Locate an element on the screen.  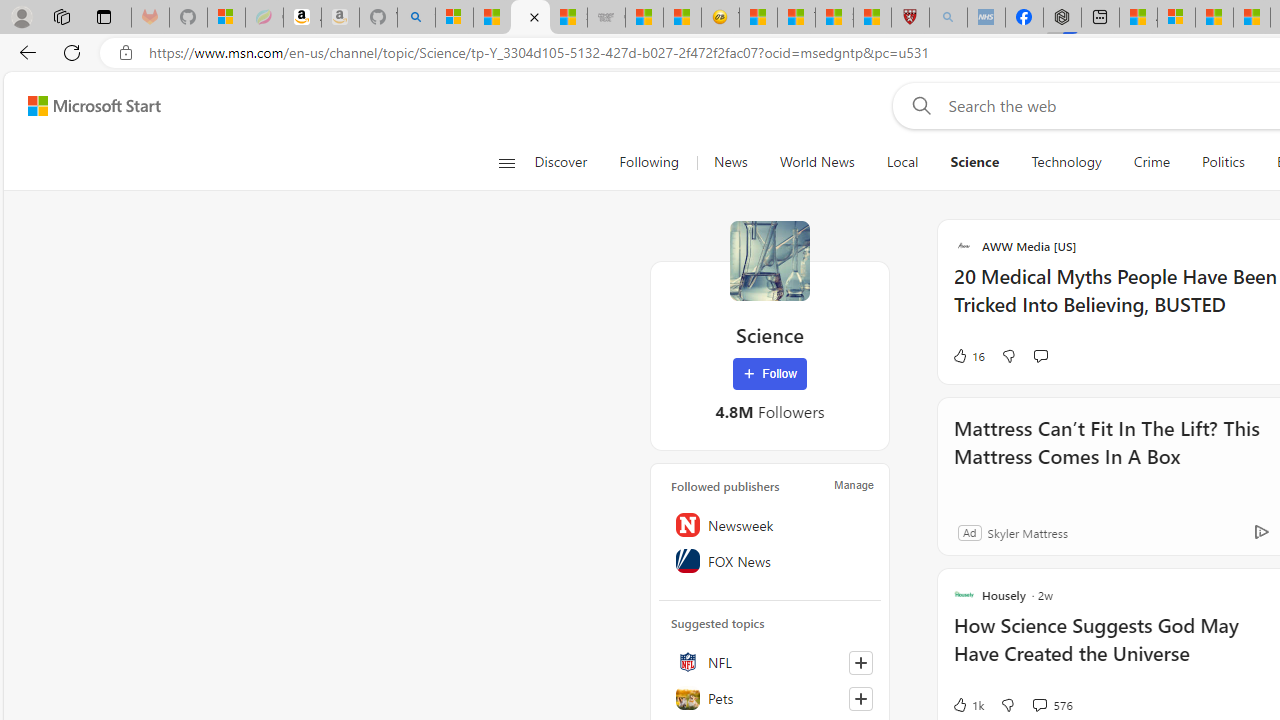
'1k Like' is located at coordinates (967, 703).